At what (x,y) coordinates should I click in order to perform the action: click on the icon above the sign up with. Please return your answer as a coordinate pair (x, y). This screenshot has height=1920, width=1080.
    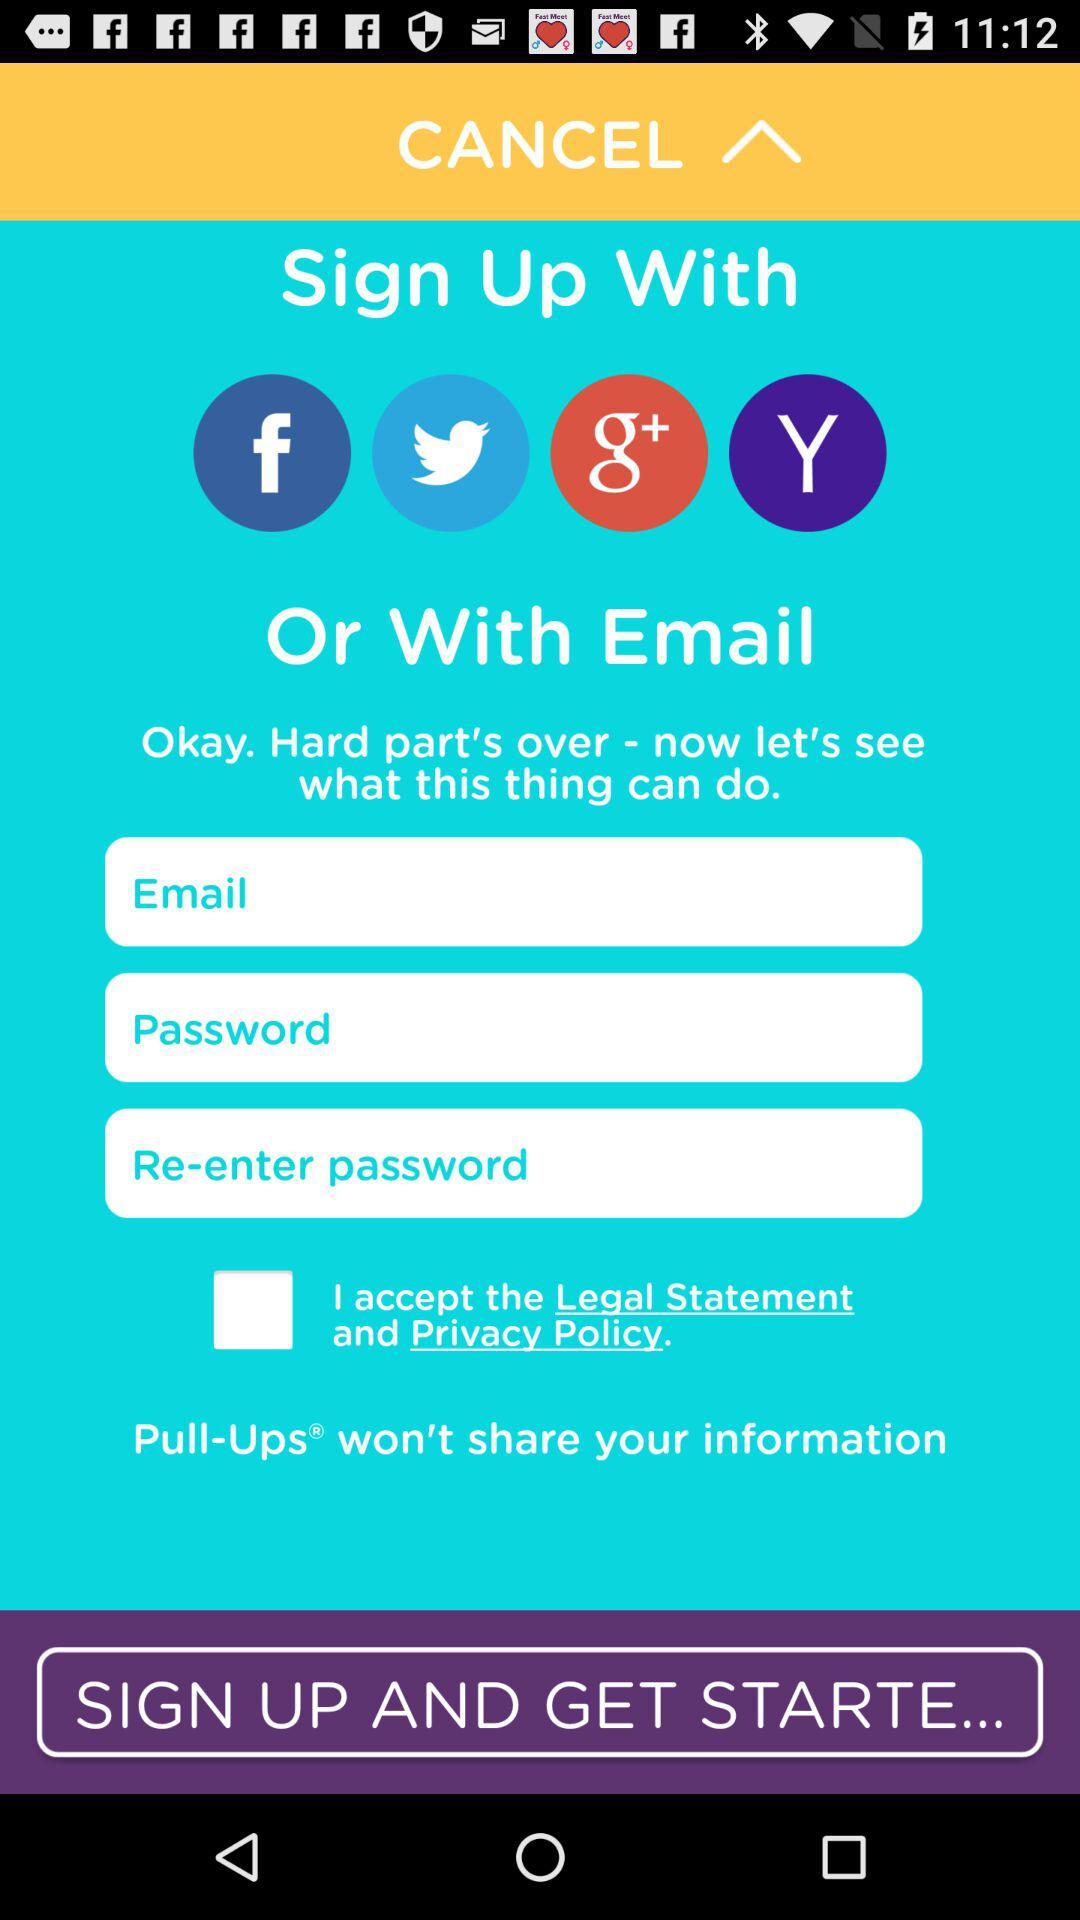
    Looking at the image, I should click on (540, 140).